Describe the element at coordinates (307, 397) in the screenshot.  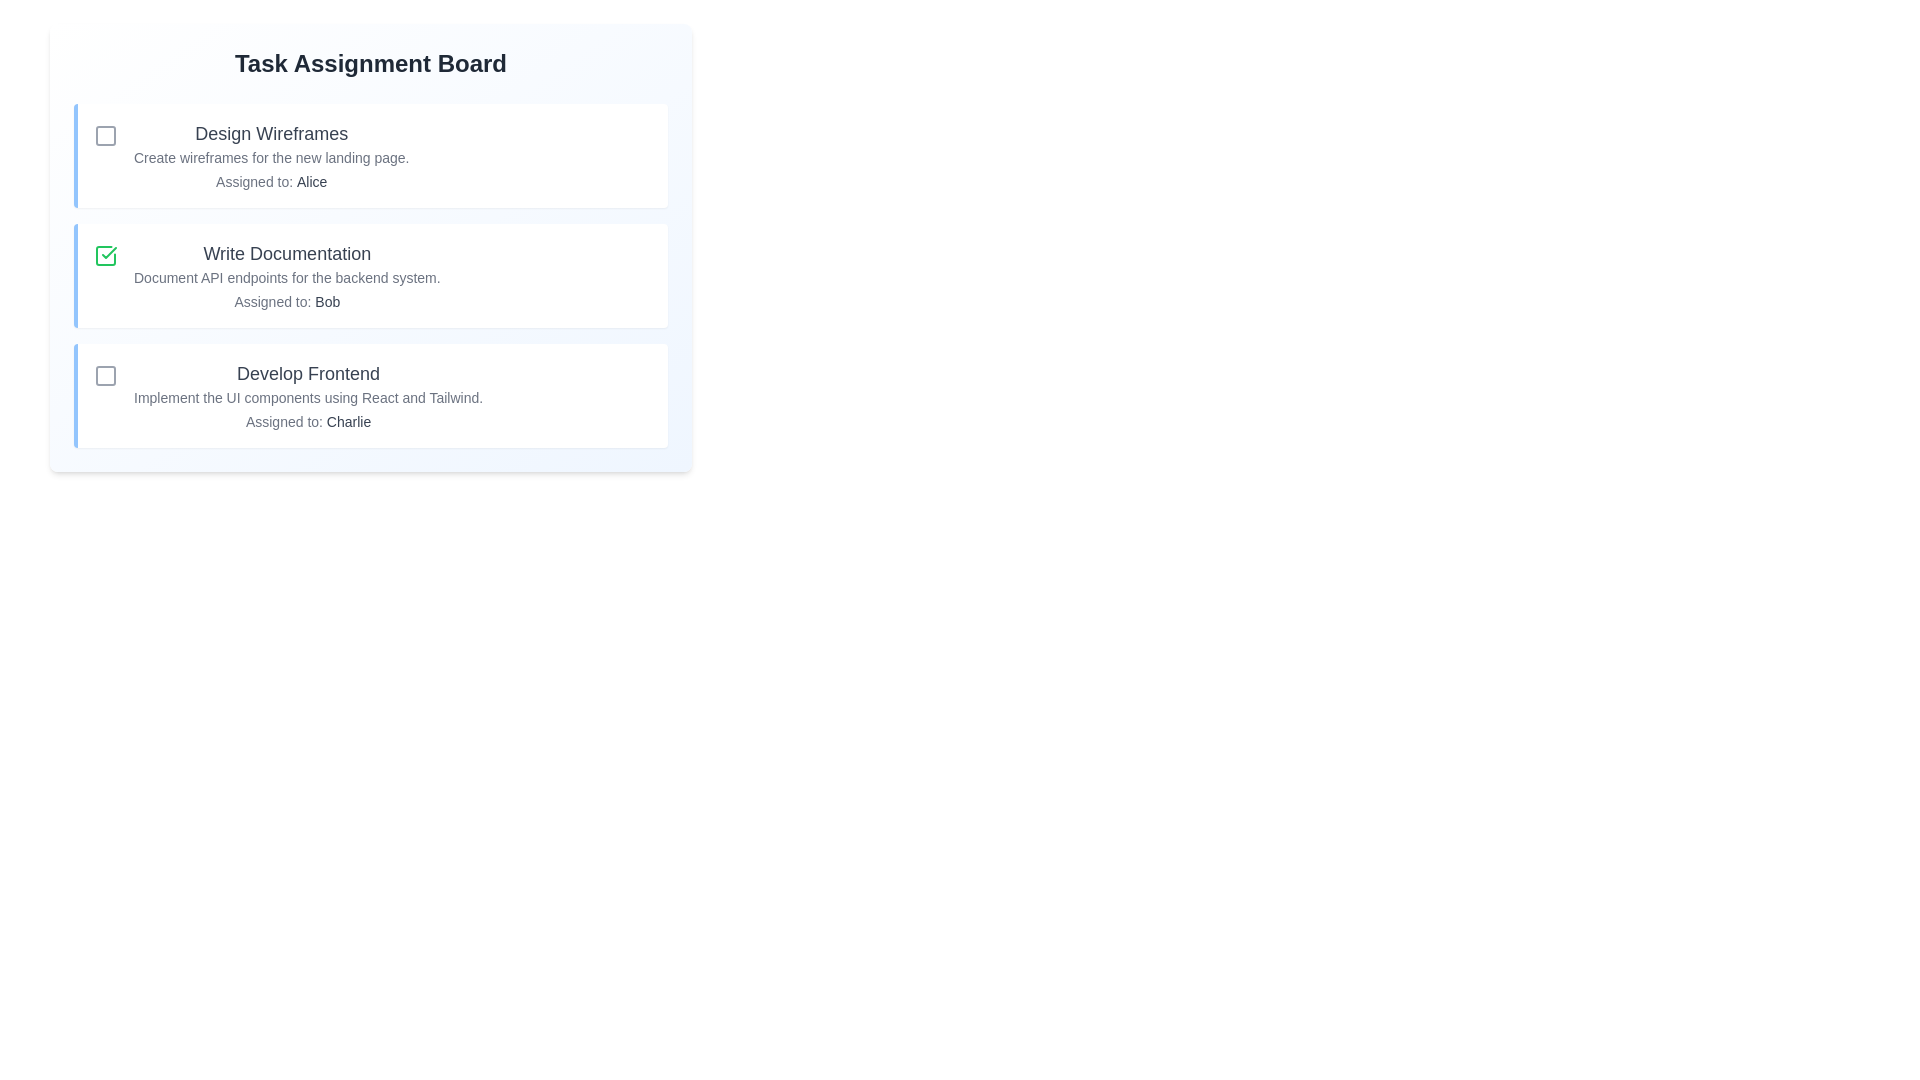
I see `the static text element that provides additional details about the task labeled 'Develop Frontend', positioned centrally between the title and assignment information` at that location.